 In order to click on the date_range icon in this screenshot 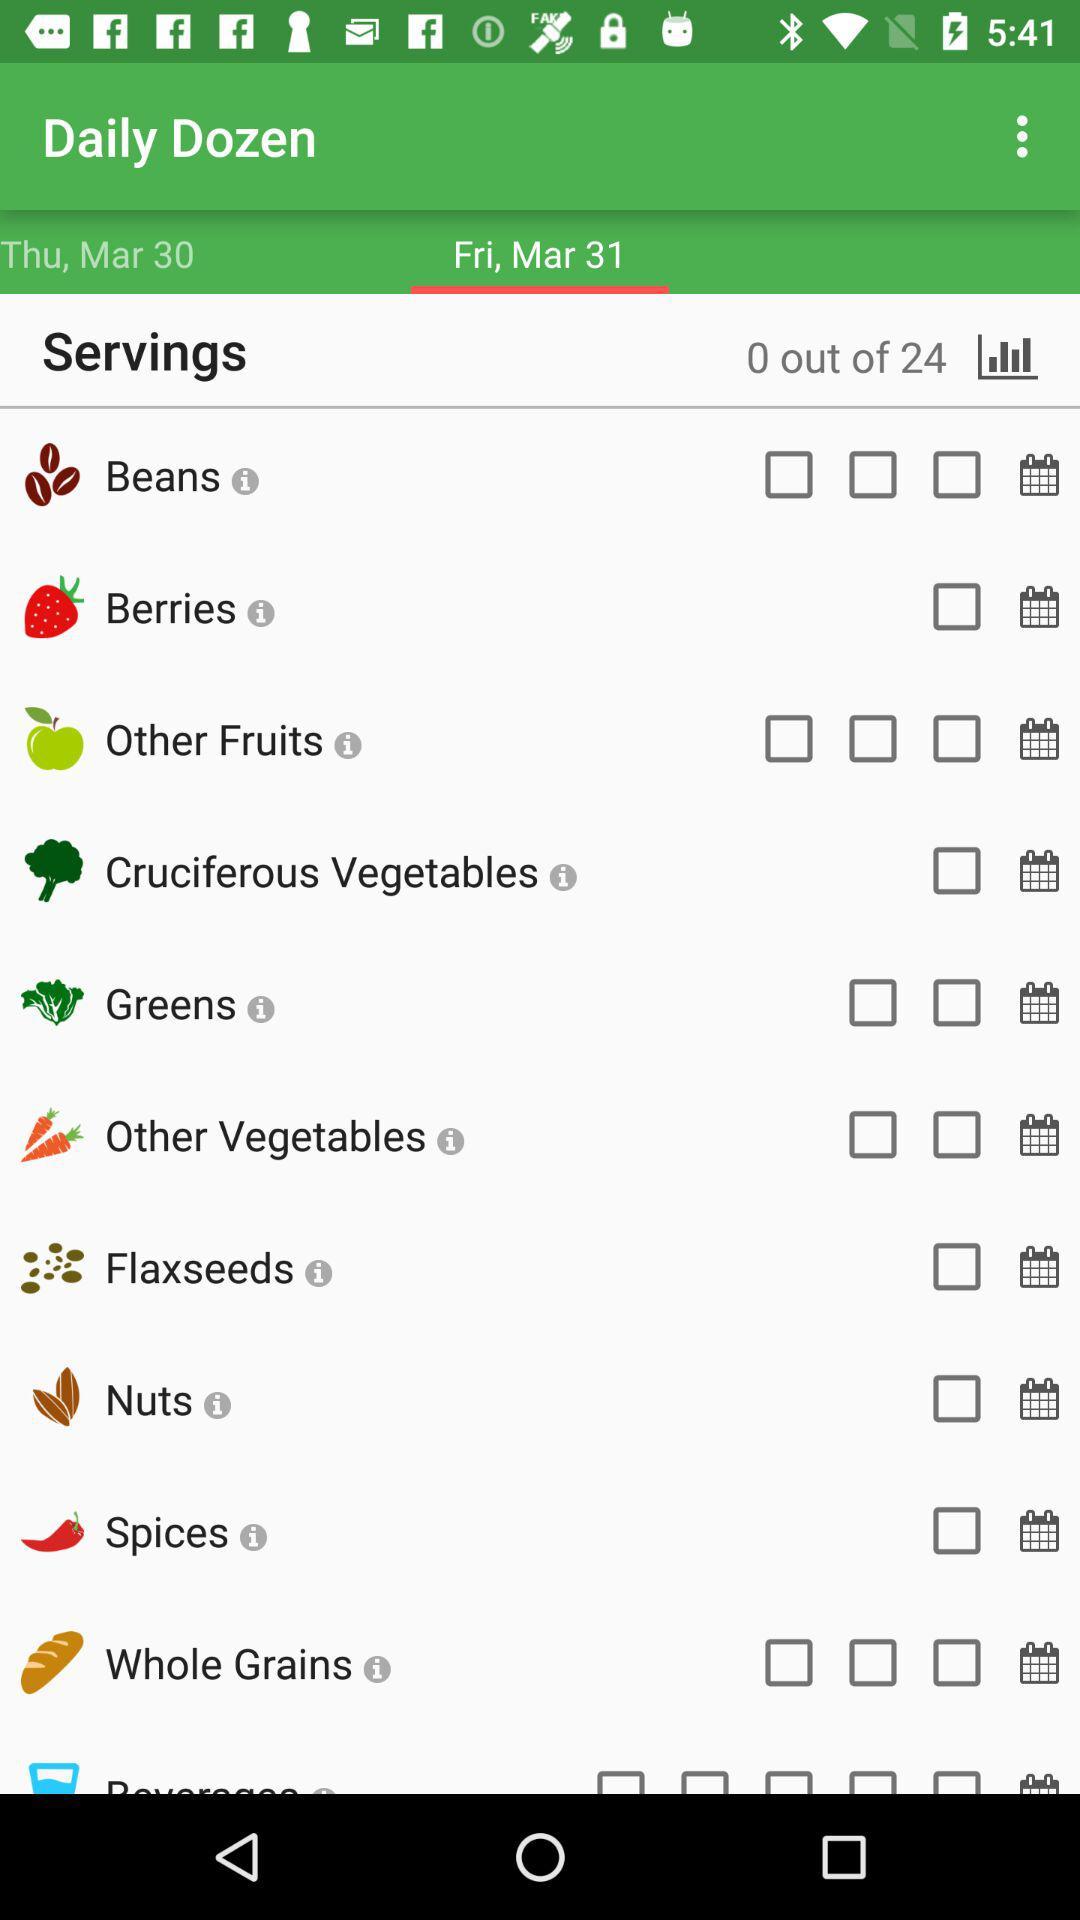, I will do `click(1038, 870)`.